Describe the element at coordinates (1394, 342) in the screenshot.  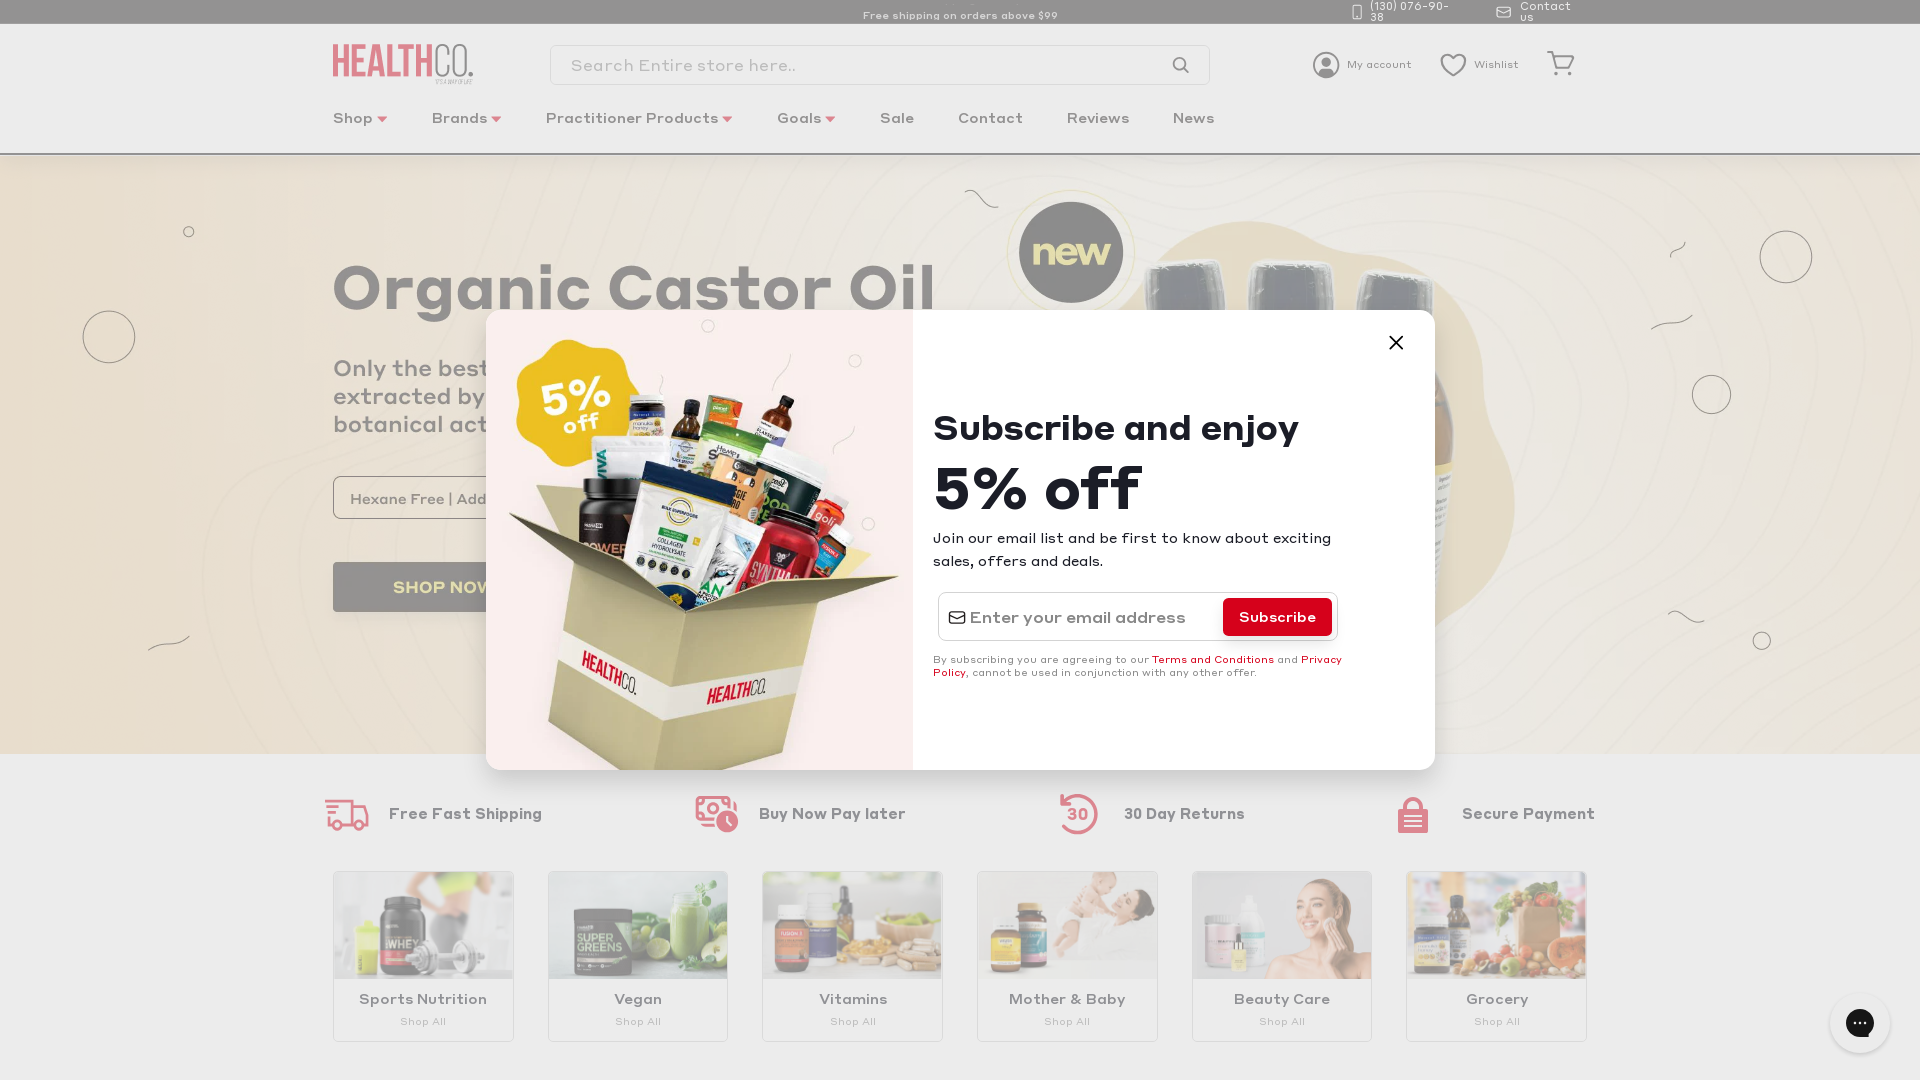
I see `'"Close (esc)"'` at that location.